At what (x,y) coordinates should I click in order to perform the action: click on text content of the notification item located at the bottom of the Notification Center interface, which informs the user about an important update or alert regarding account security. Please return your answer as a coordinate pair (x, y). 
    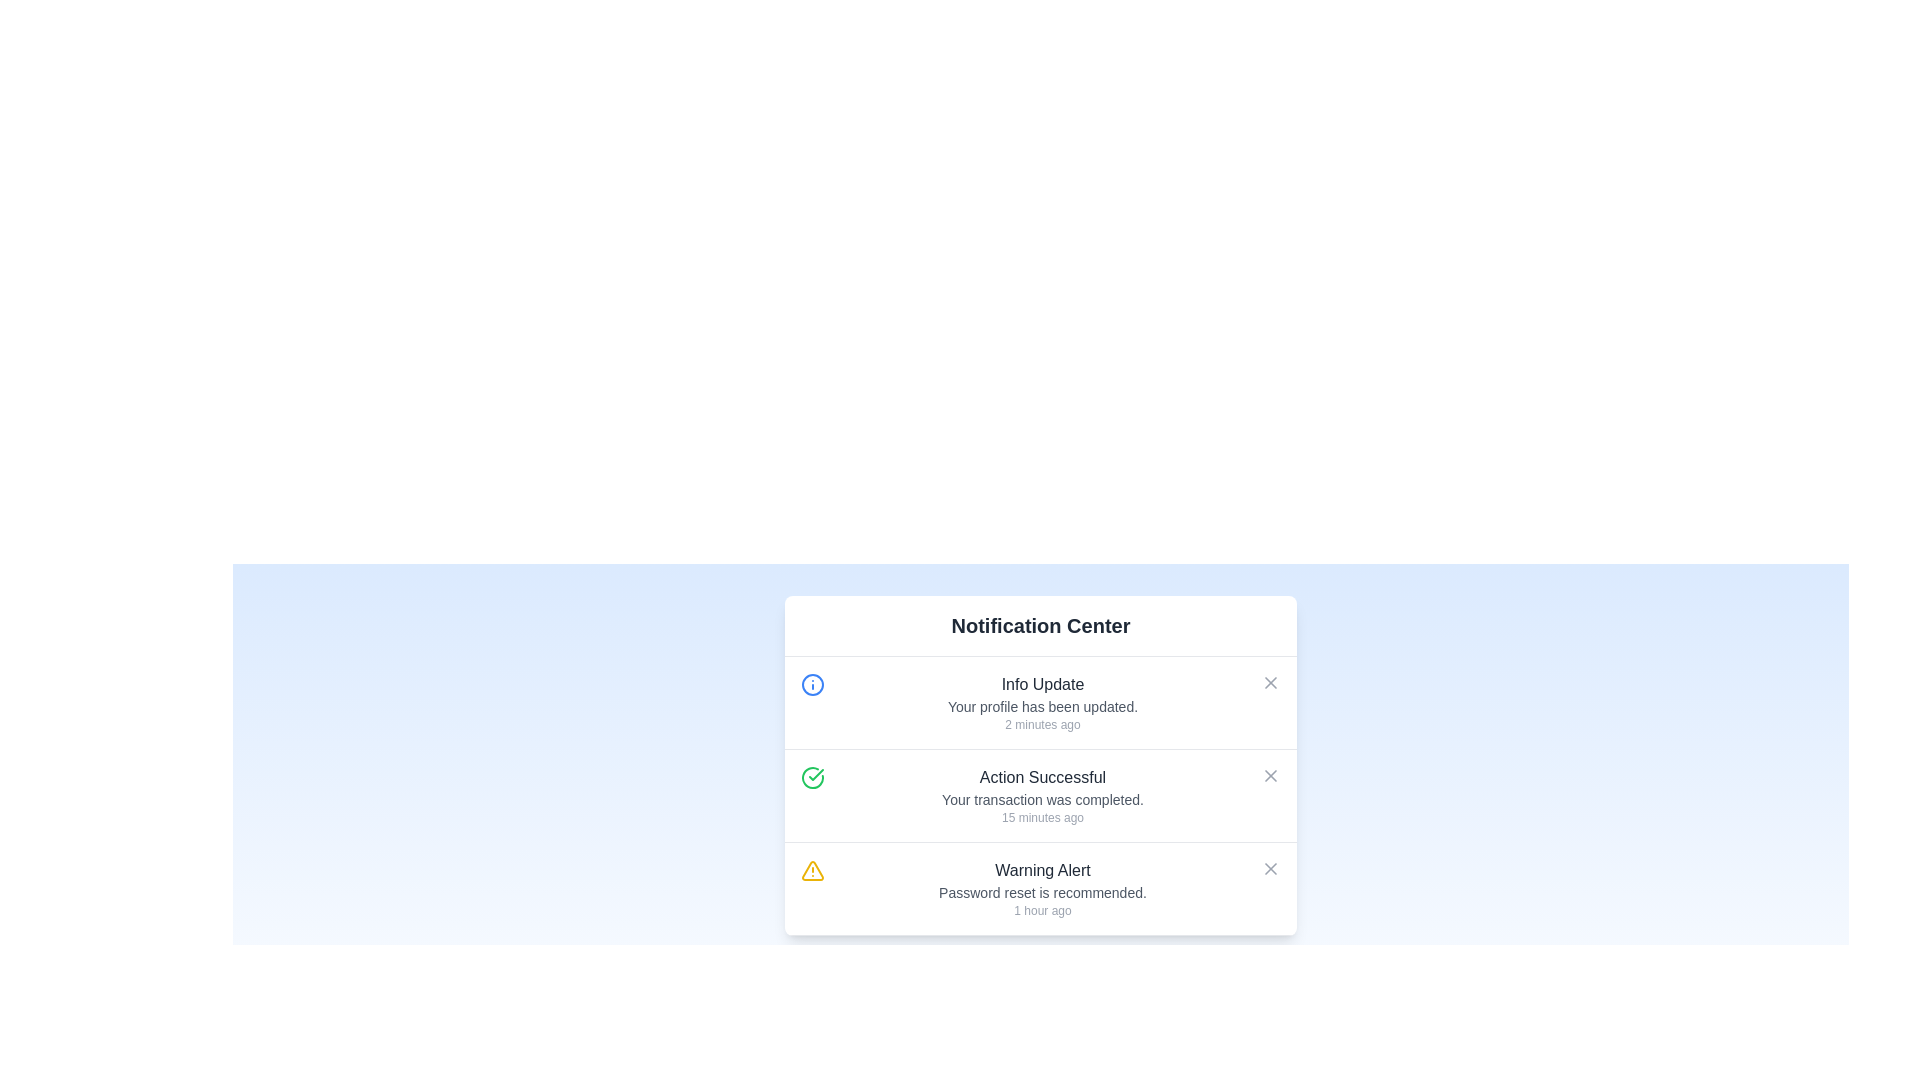
    Looking at the image, I should click on (1041, 887).